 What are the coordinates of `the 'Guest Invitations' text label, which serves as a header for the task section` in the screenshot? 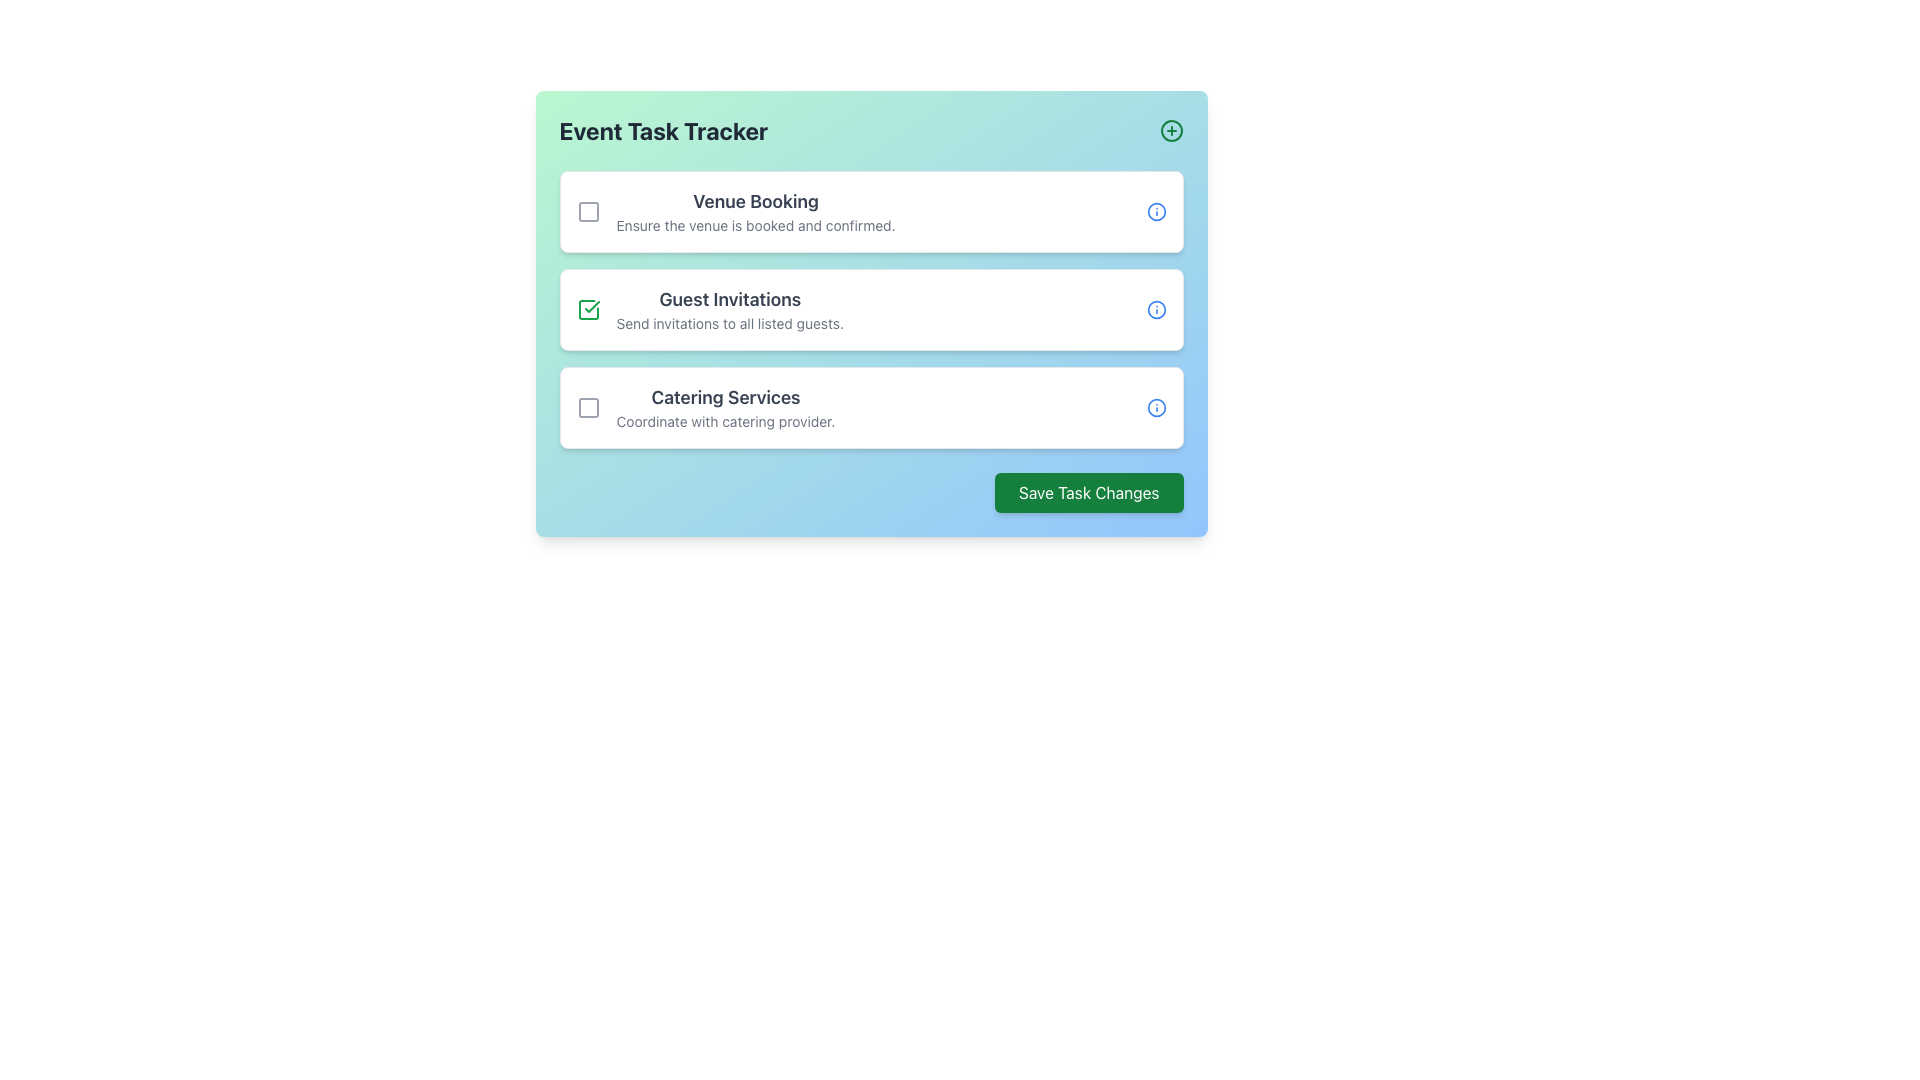 It's located at (729, 300).